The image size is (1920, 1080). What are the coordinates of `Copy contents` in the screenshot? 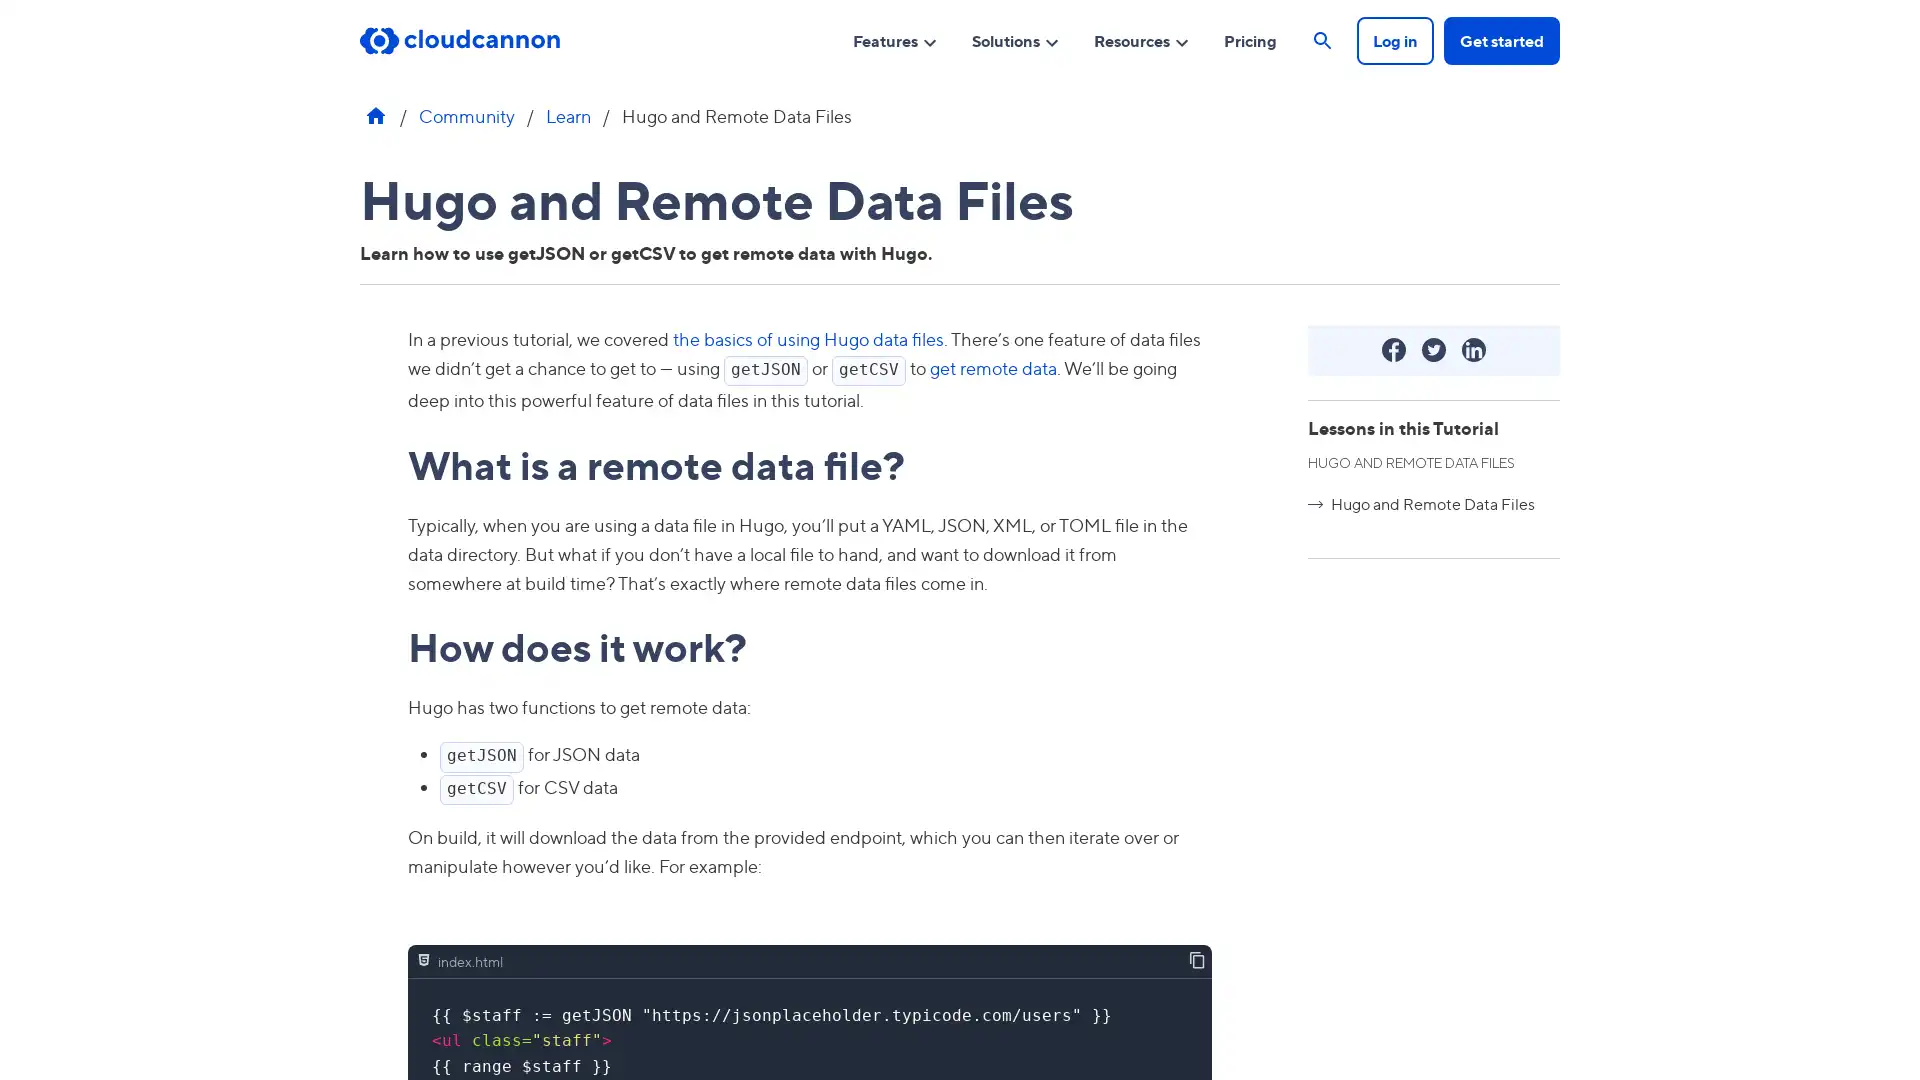 It's located at (1197, 959).